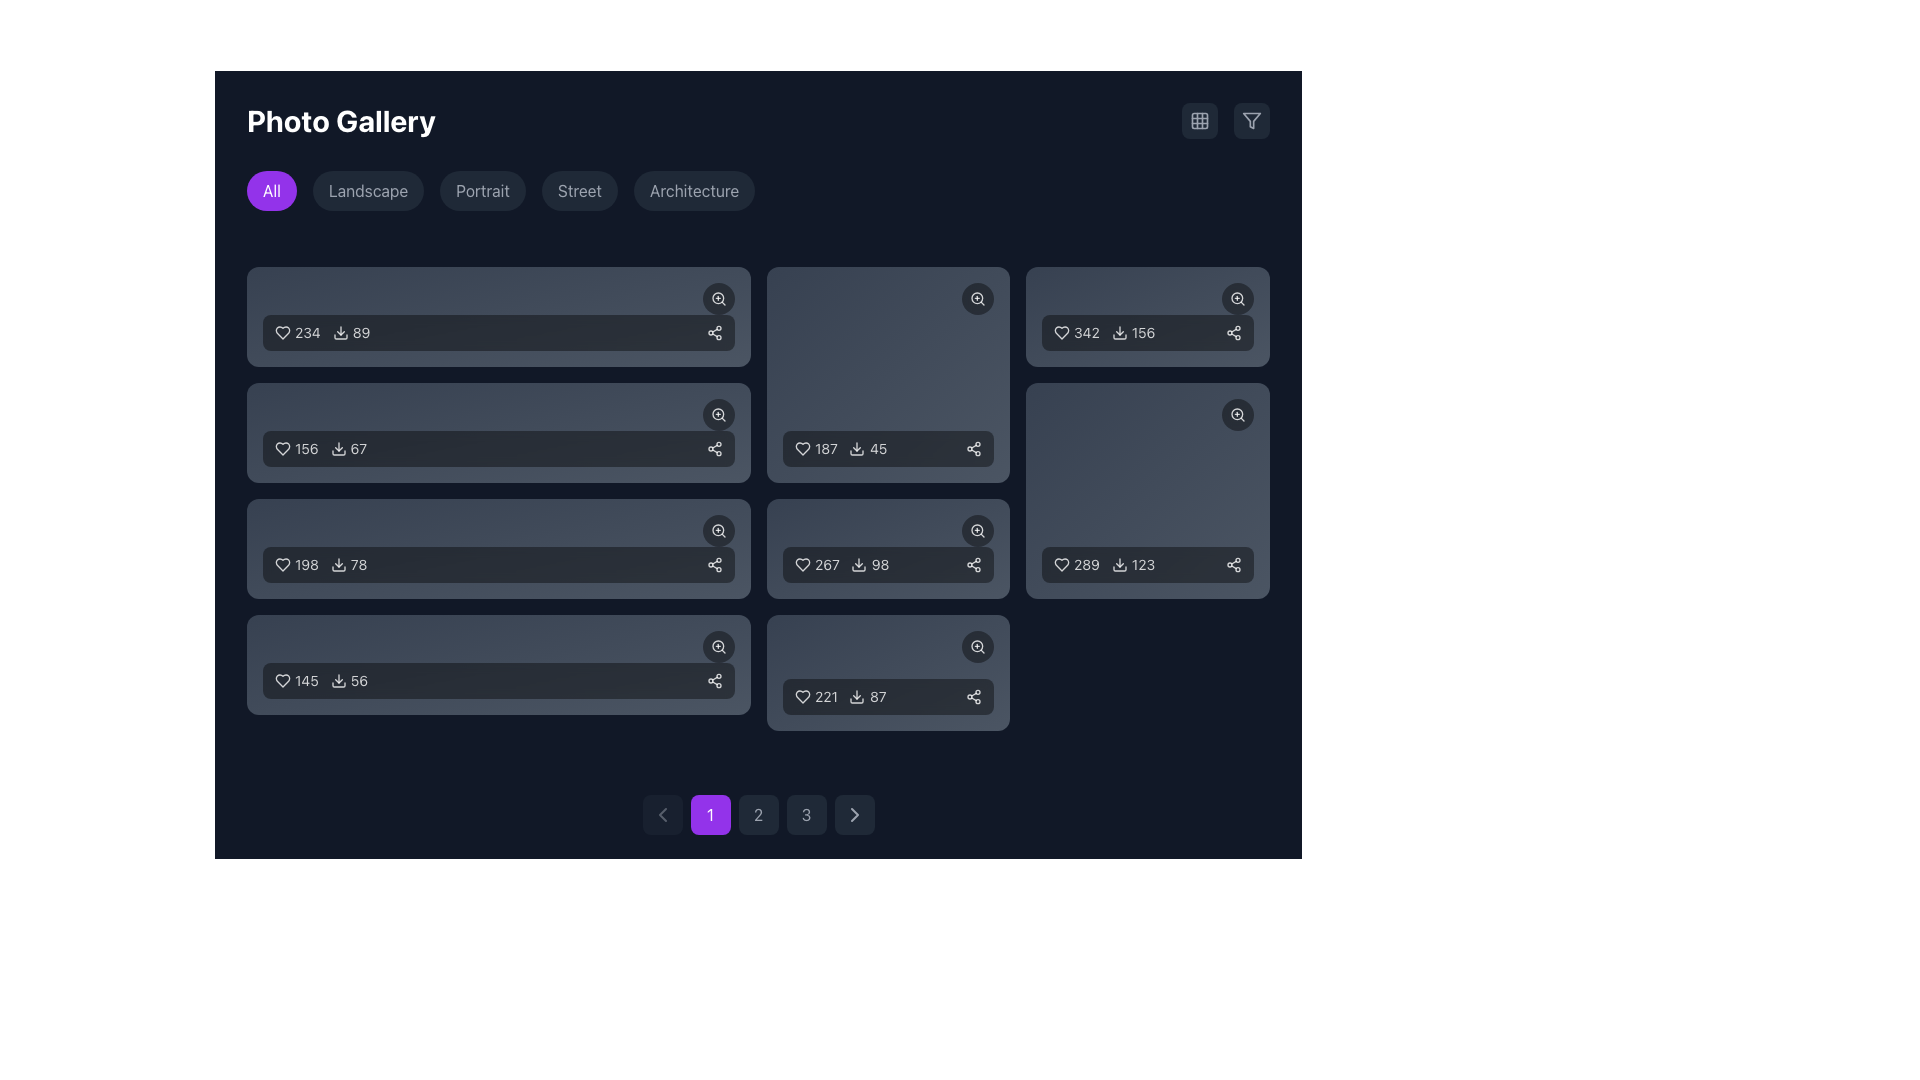 The height and width of the screenshot is (1080, 1920). What do you see at coordinates (1143, 331) in the screenshot?
I see `value displayed in the text label '156' which is styled in light-colored text on a dark background and is part of a horizontal set of items at the bottom of a card, positioned to the right of the download icon` at bounding box center [1143, 331].